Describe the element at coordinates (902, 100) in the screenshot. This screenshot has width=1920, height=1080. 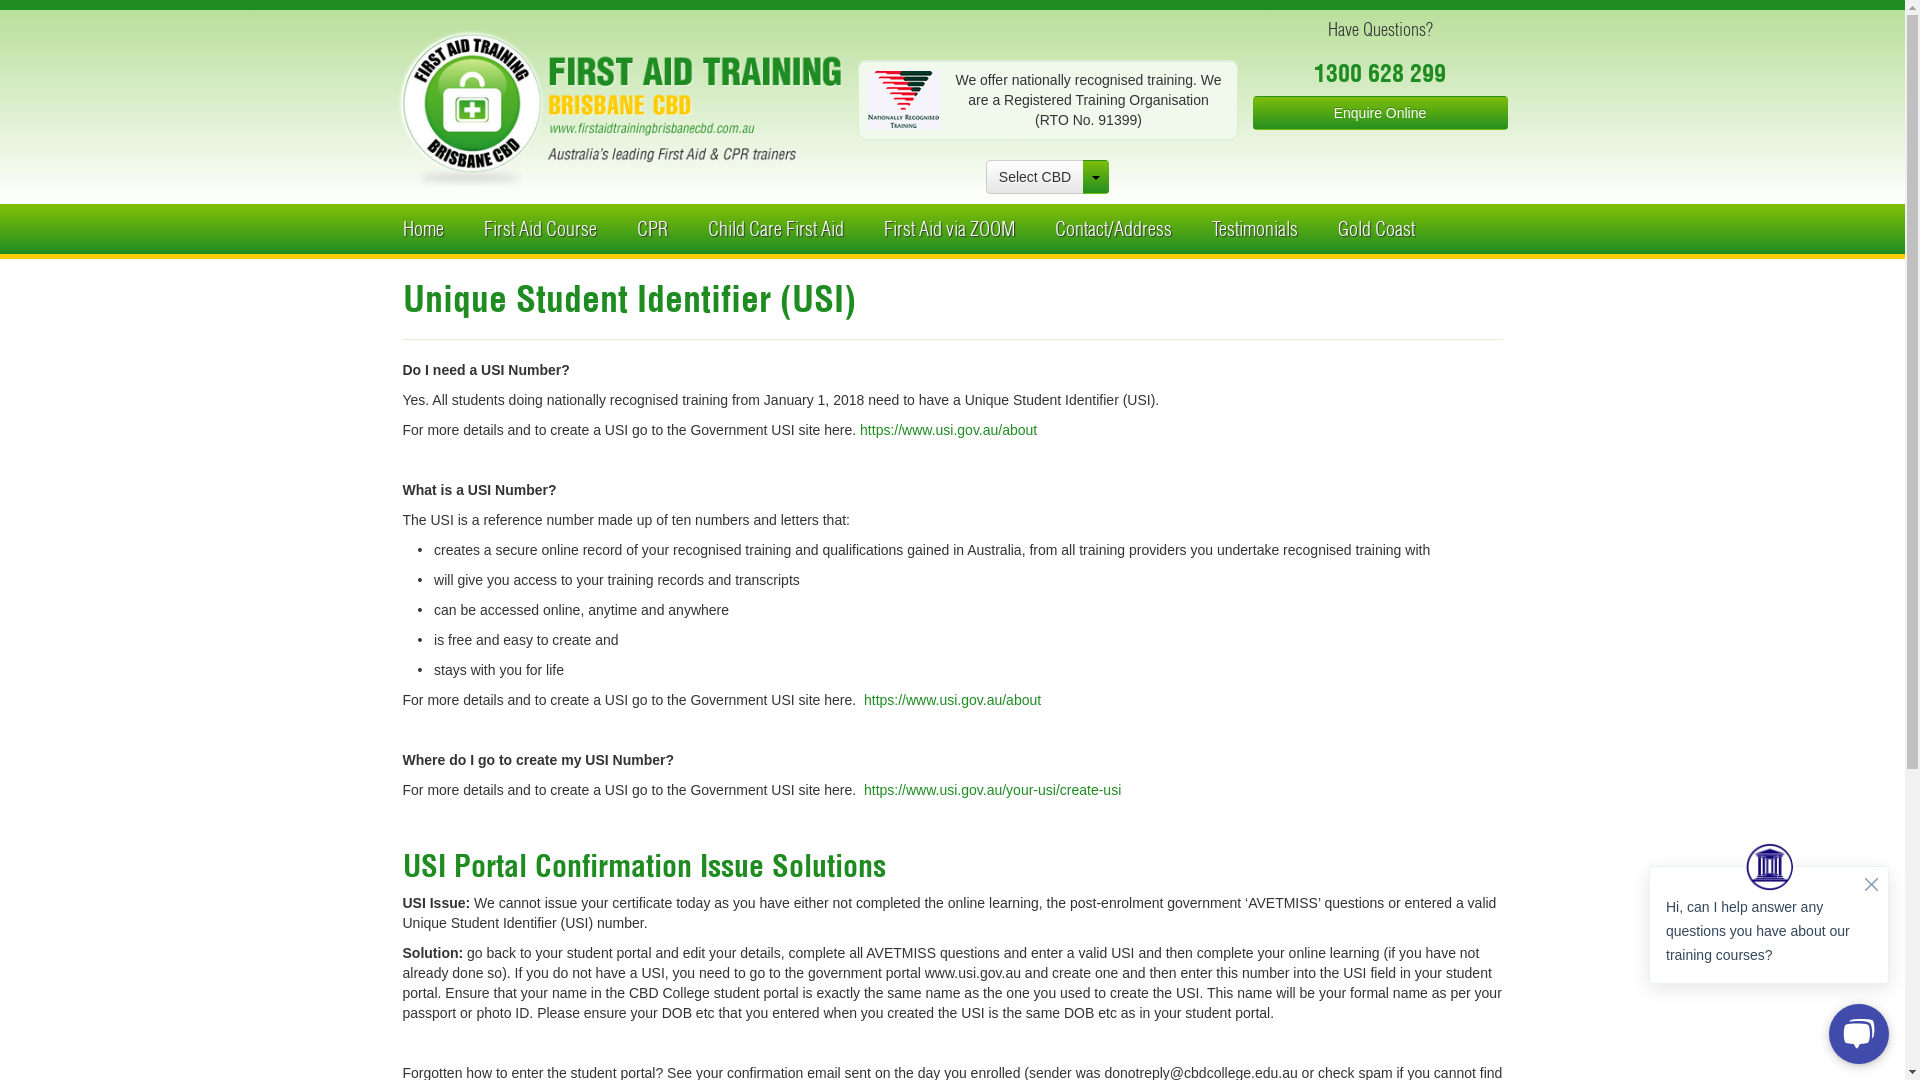
I see `'Nationally Recognized Training'` at that location.